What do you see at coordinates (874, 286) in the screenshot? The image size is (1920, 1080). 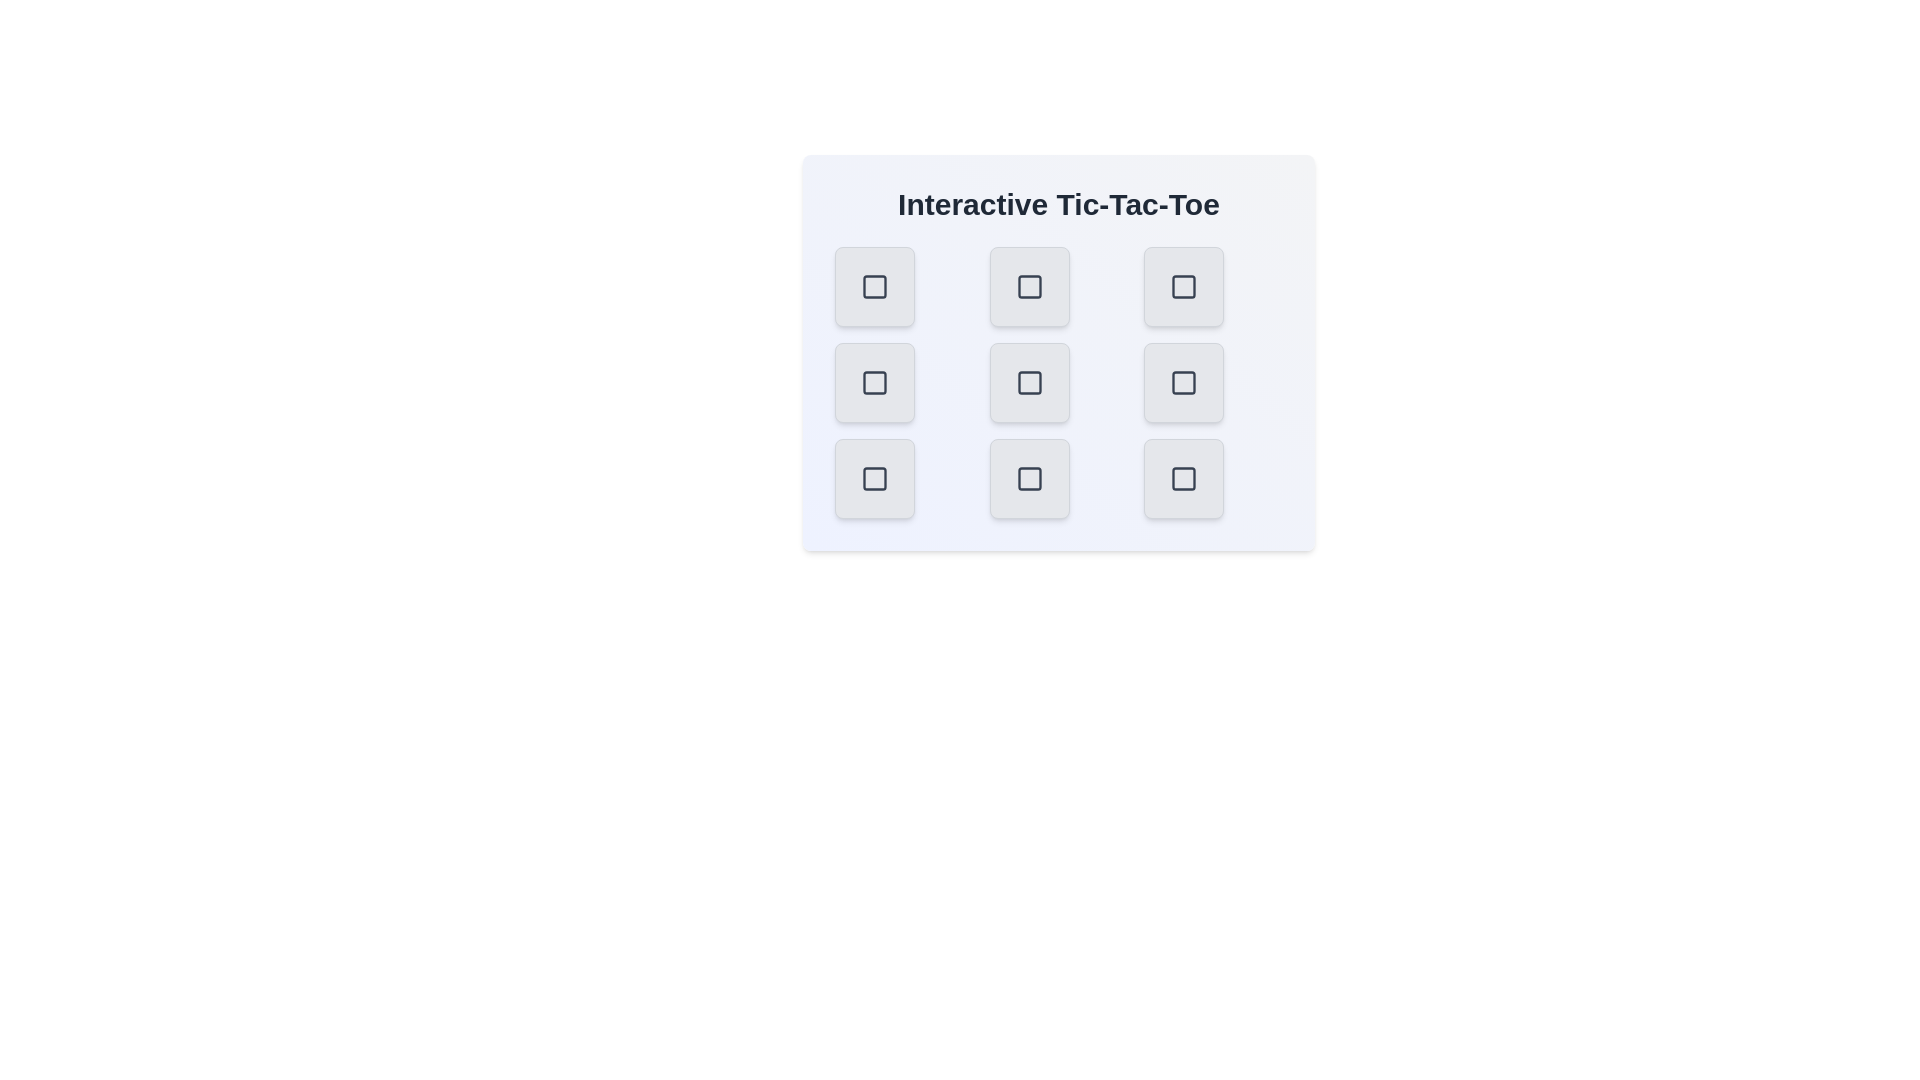 I see `the button at top-left` at bounding box center [874, 286].